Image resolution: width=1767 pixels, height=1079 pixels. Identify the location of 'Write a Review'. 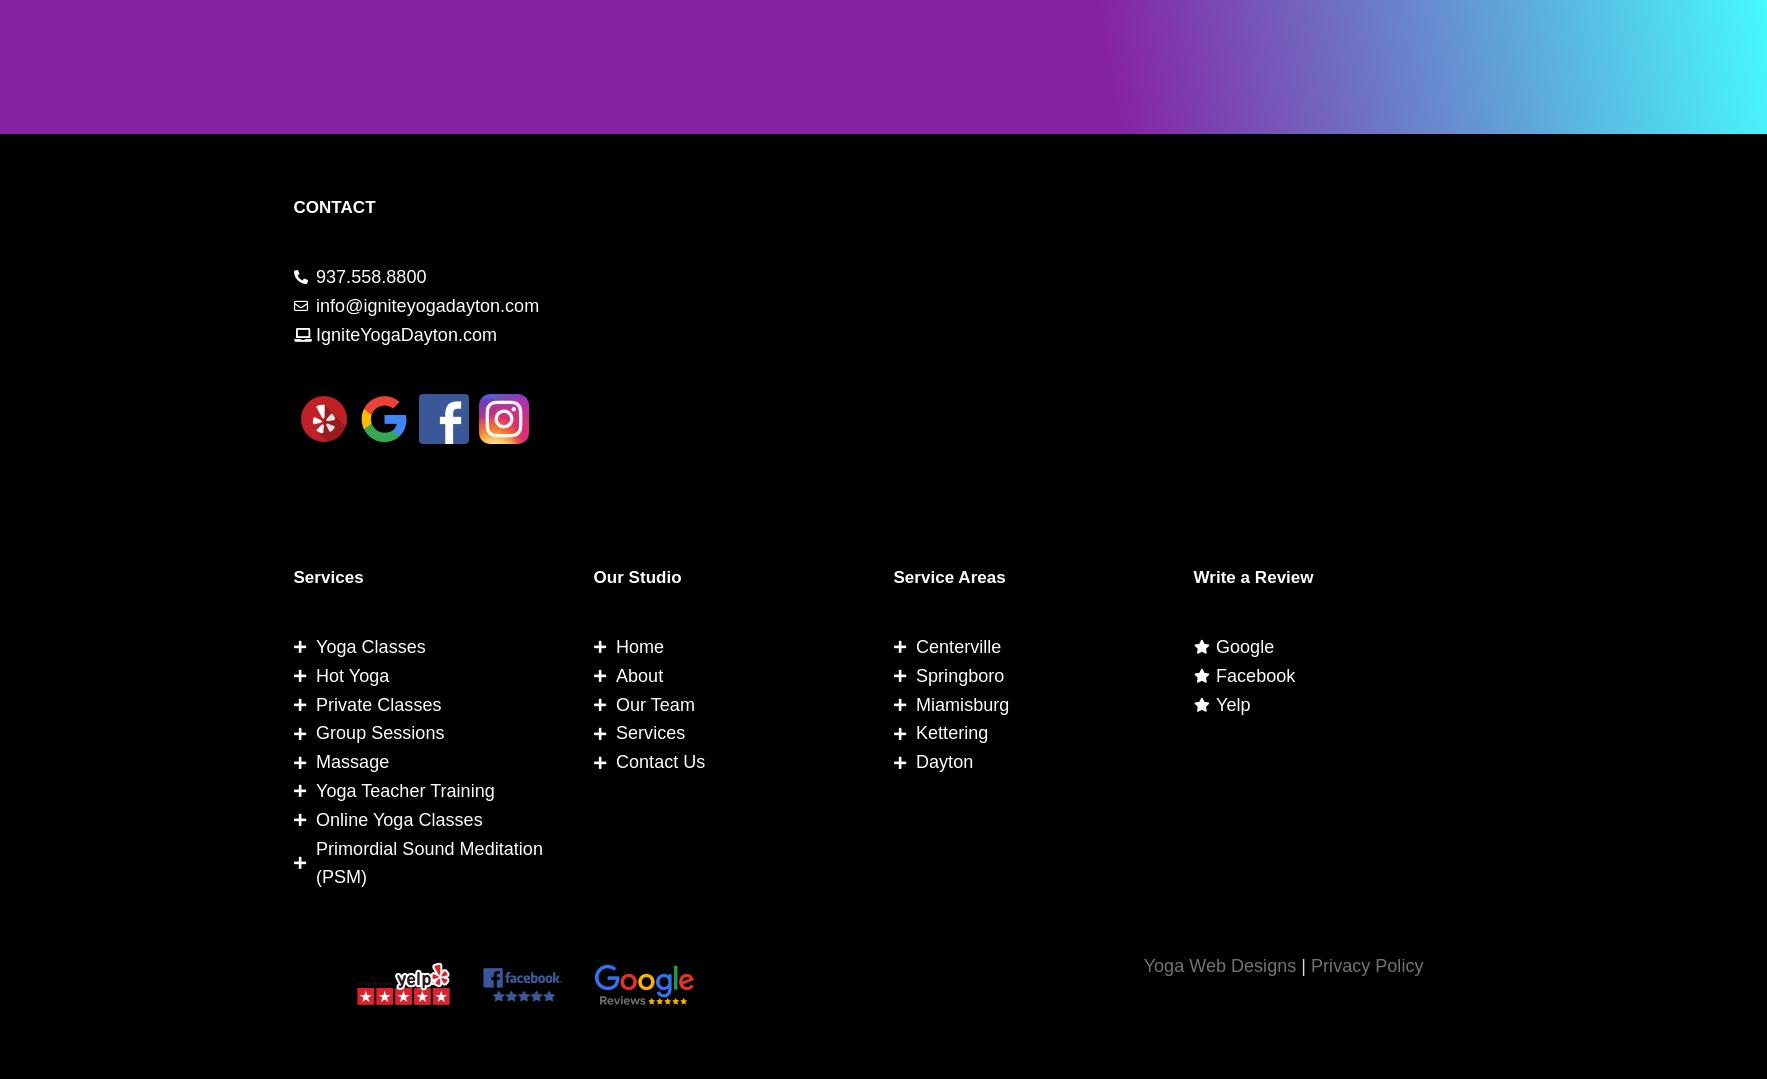
(1251, 576).